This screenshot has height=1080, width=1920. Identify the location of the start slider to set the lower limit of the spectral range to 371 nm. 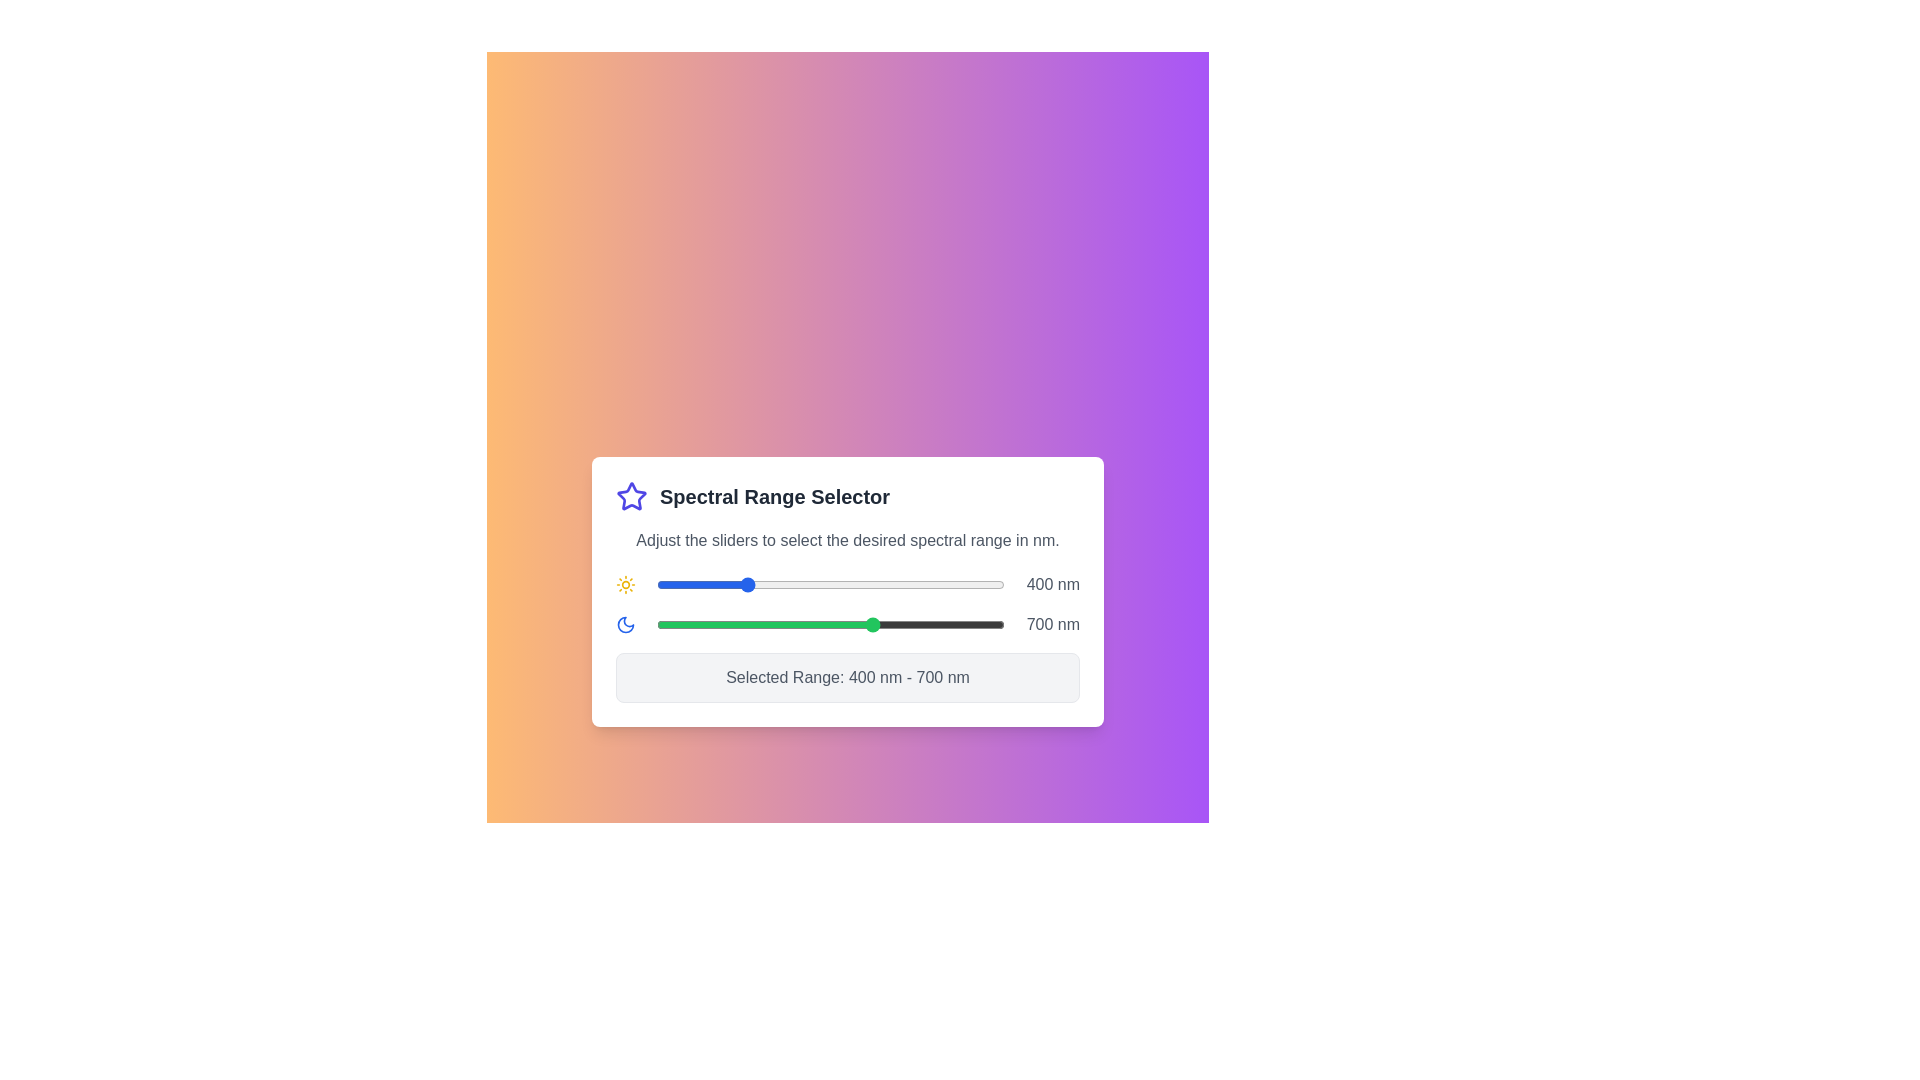
(730, 585).